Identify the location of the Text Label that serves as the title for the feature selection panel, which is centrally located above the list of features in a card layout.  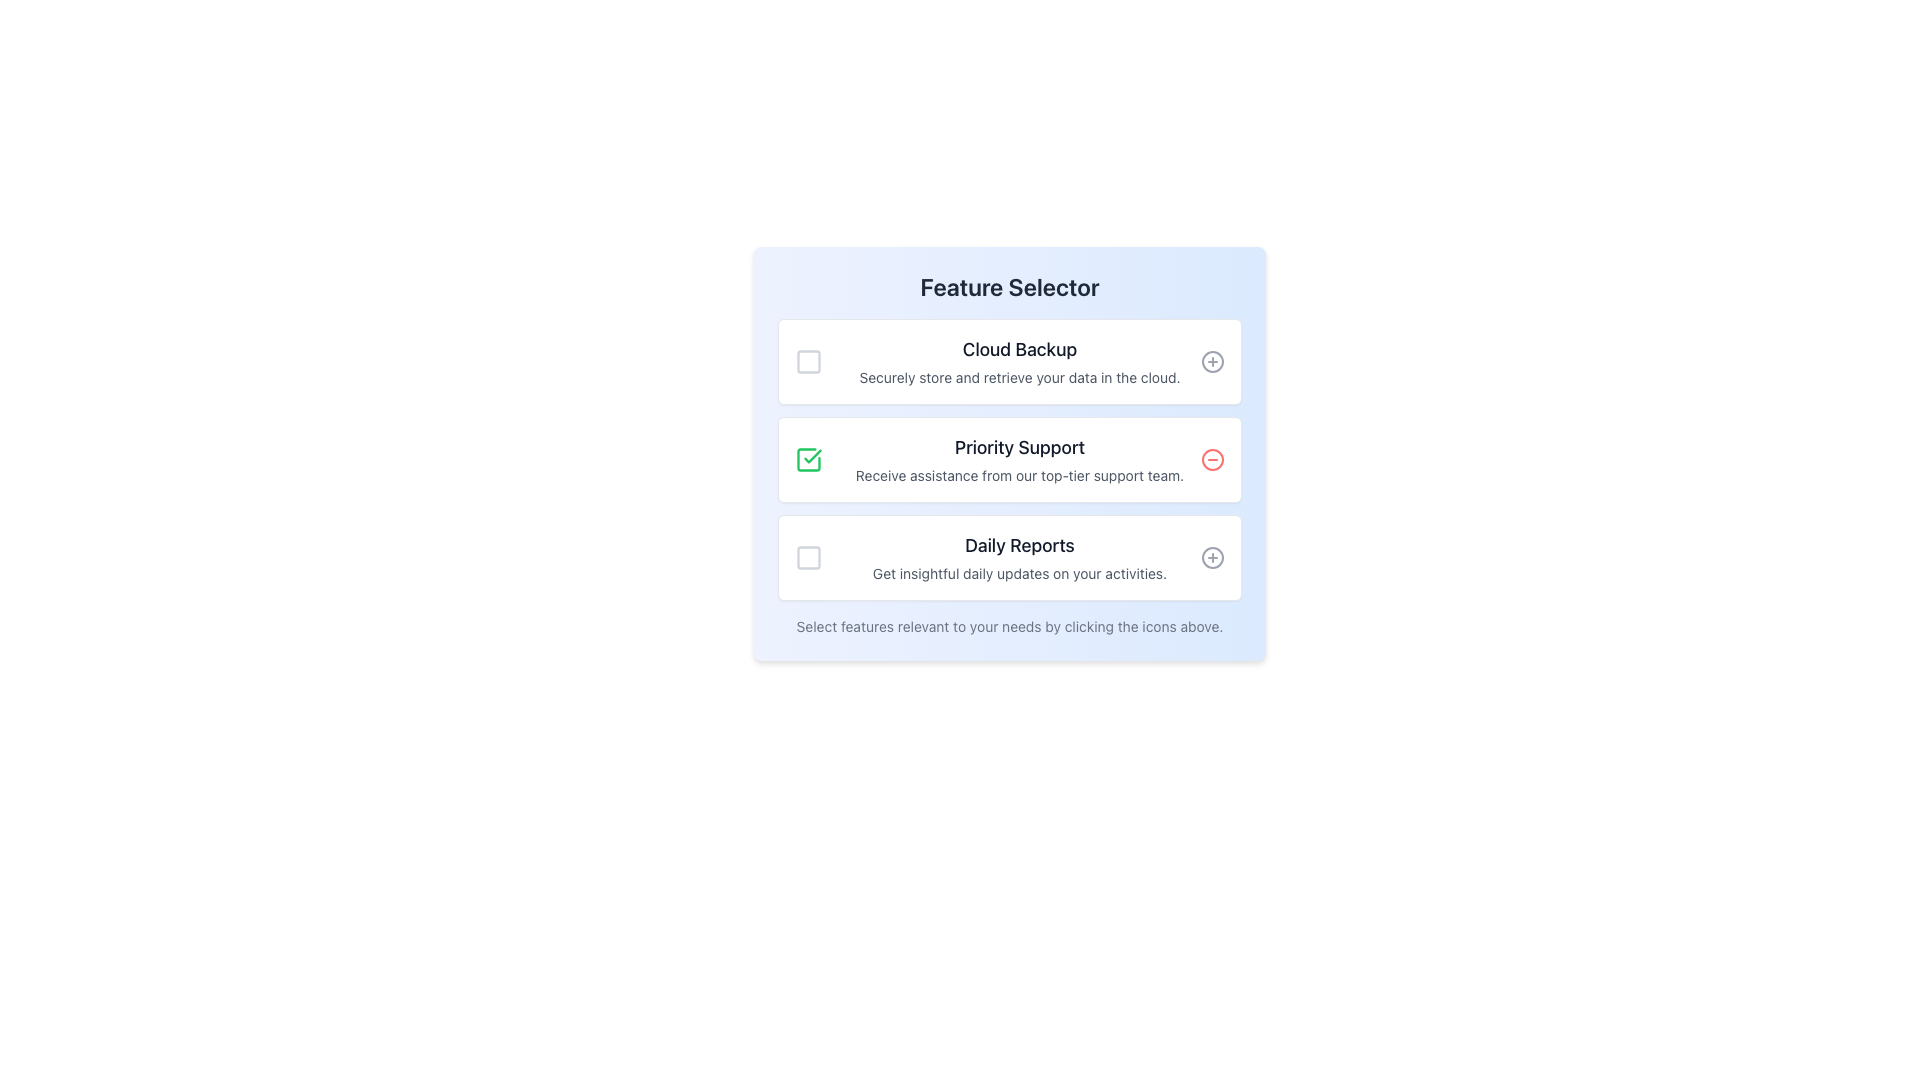
(1009, 286).